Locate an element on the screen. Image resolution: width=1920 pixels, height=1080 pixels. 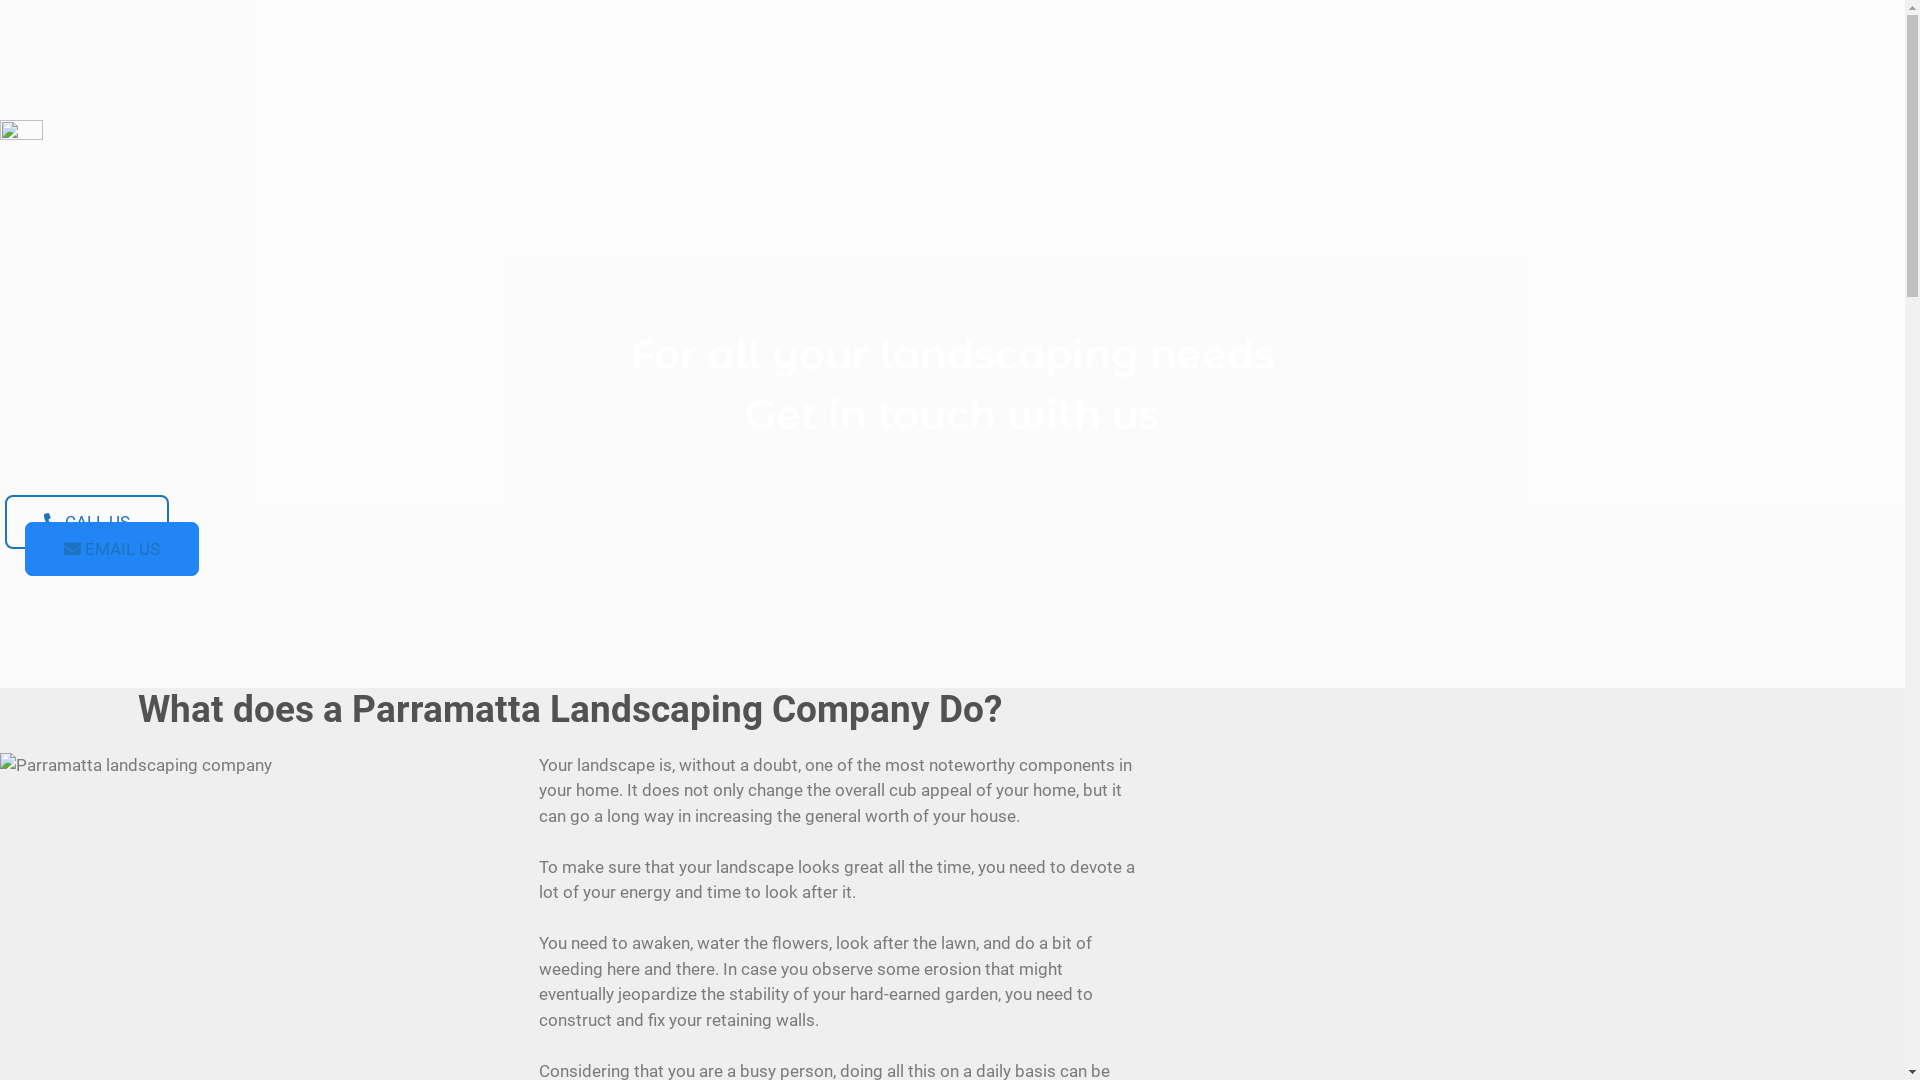
'CALL US' is located at coordinates (85, 520).